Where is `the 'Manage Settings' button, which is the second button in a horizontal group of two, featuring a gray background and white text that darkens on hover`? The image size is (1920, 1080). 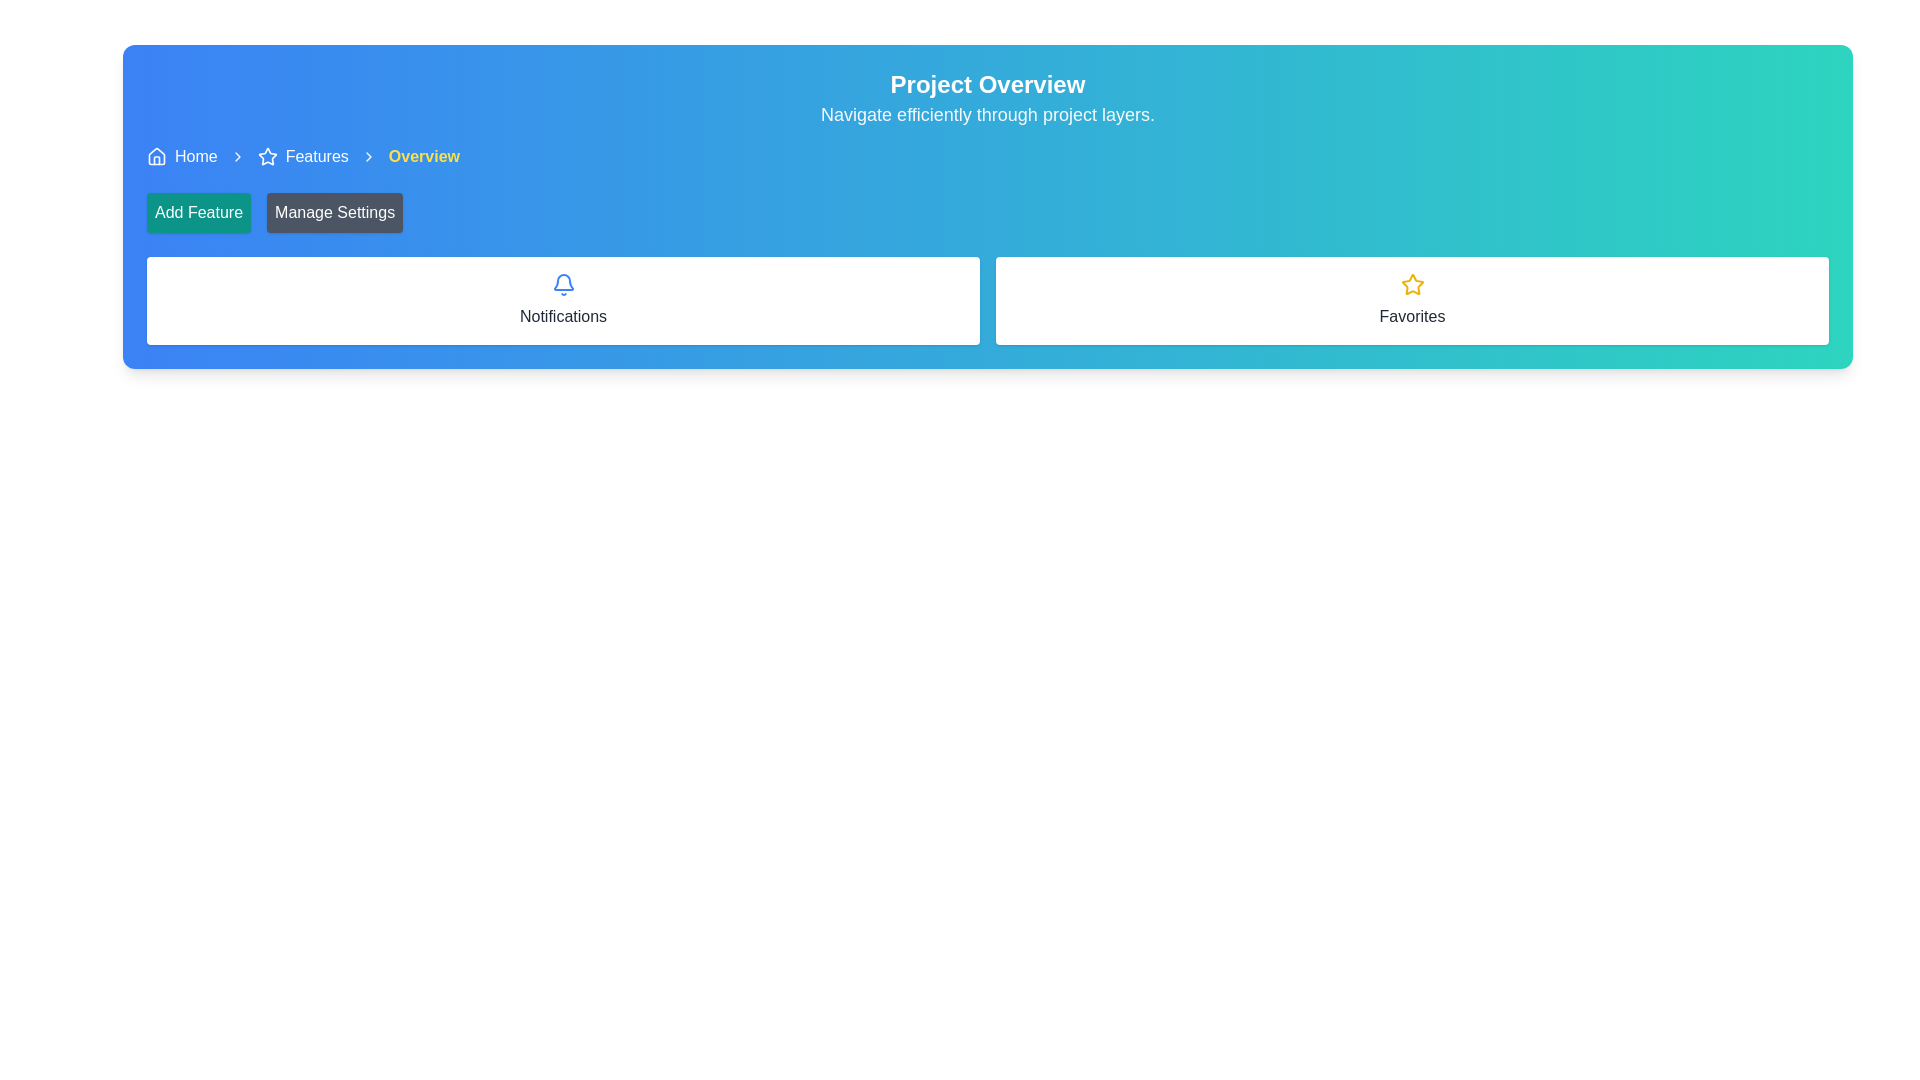 the 'Manage Settings' button, which is the second button in a horizontal group of two, featuring a gray background and white text that darkens on hover is located at coordinates (335, 212).